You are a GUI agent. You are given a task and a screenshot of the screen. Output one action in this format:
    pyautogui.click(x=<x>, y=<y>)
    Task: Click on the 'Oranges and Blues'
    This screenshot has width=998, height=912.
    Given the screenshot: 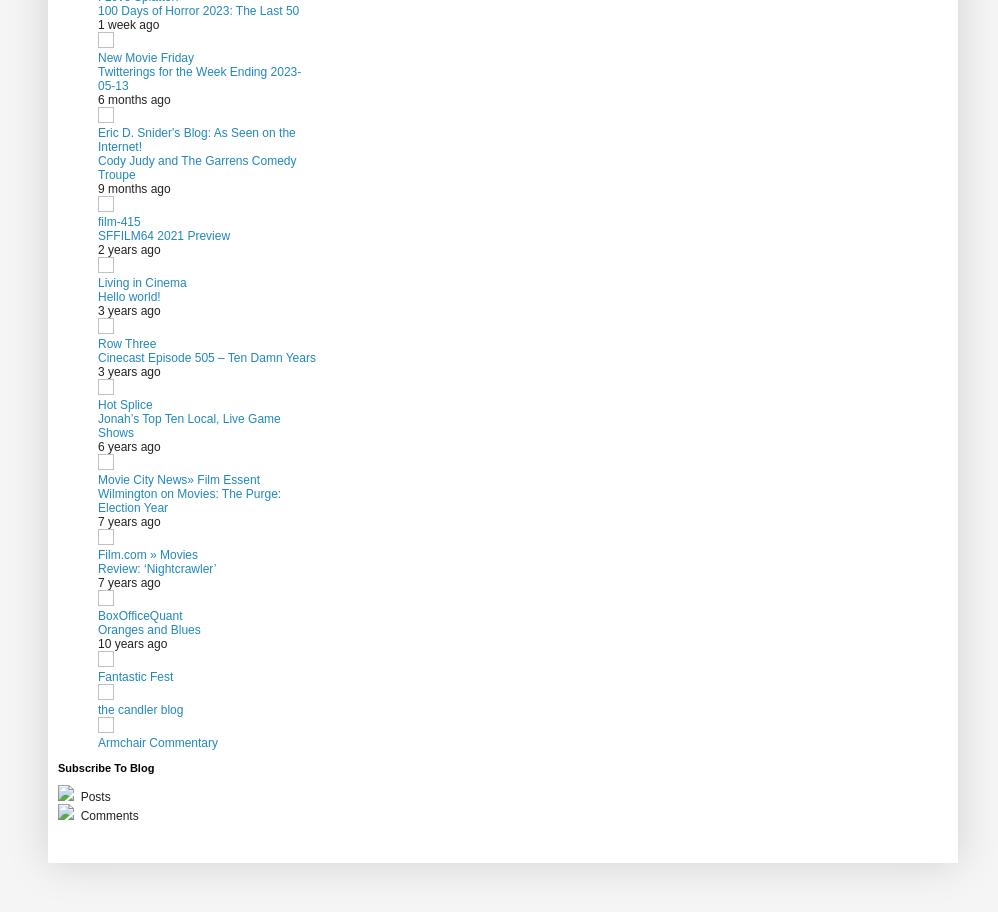 What is the action you would take?
    pyautogui.click(x=149, y=629)
    